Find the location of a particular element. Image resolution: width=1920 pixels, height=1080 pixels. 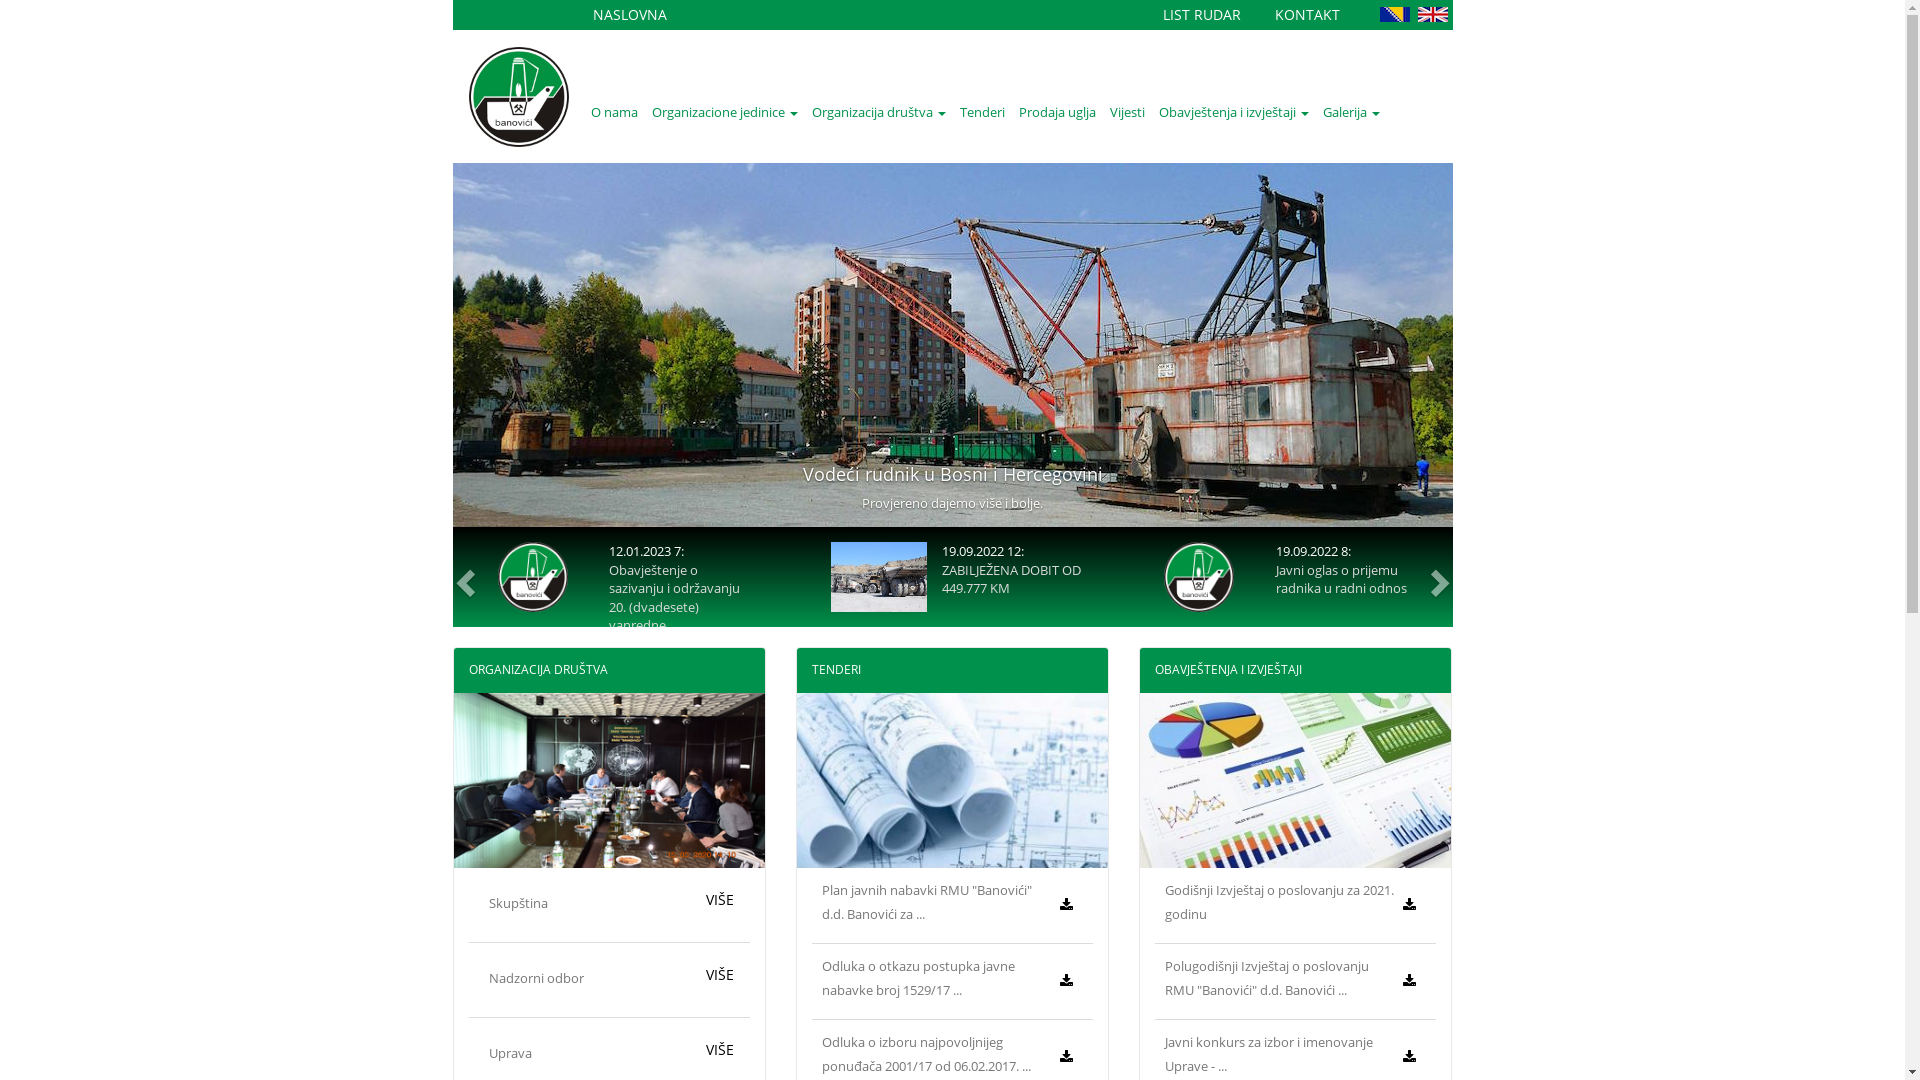

'Prethodni' is located at coordinates (460, 577).